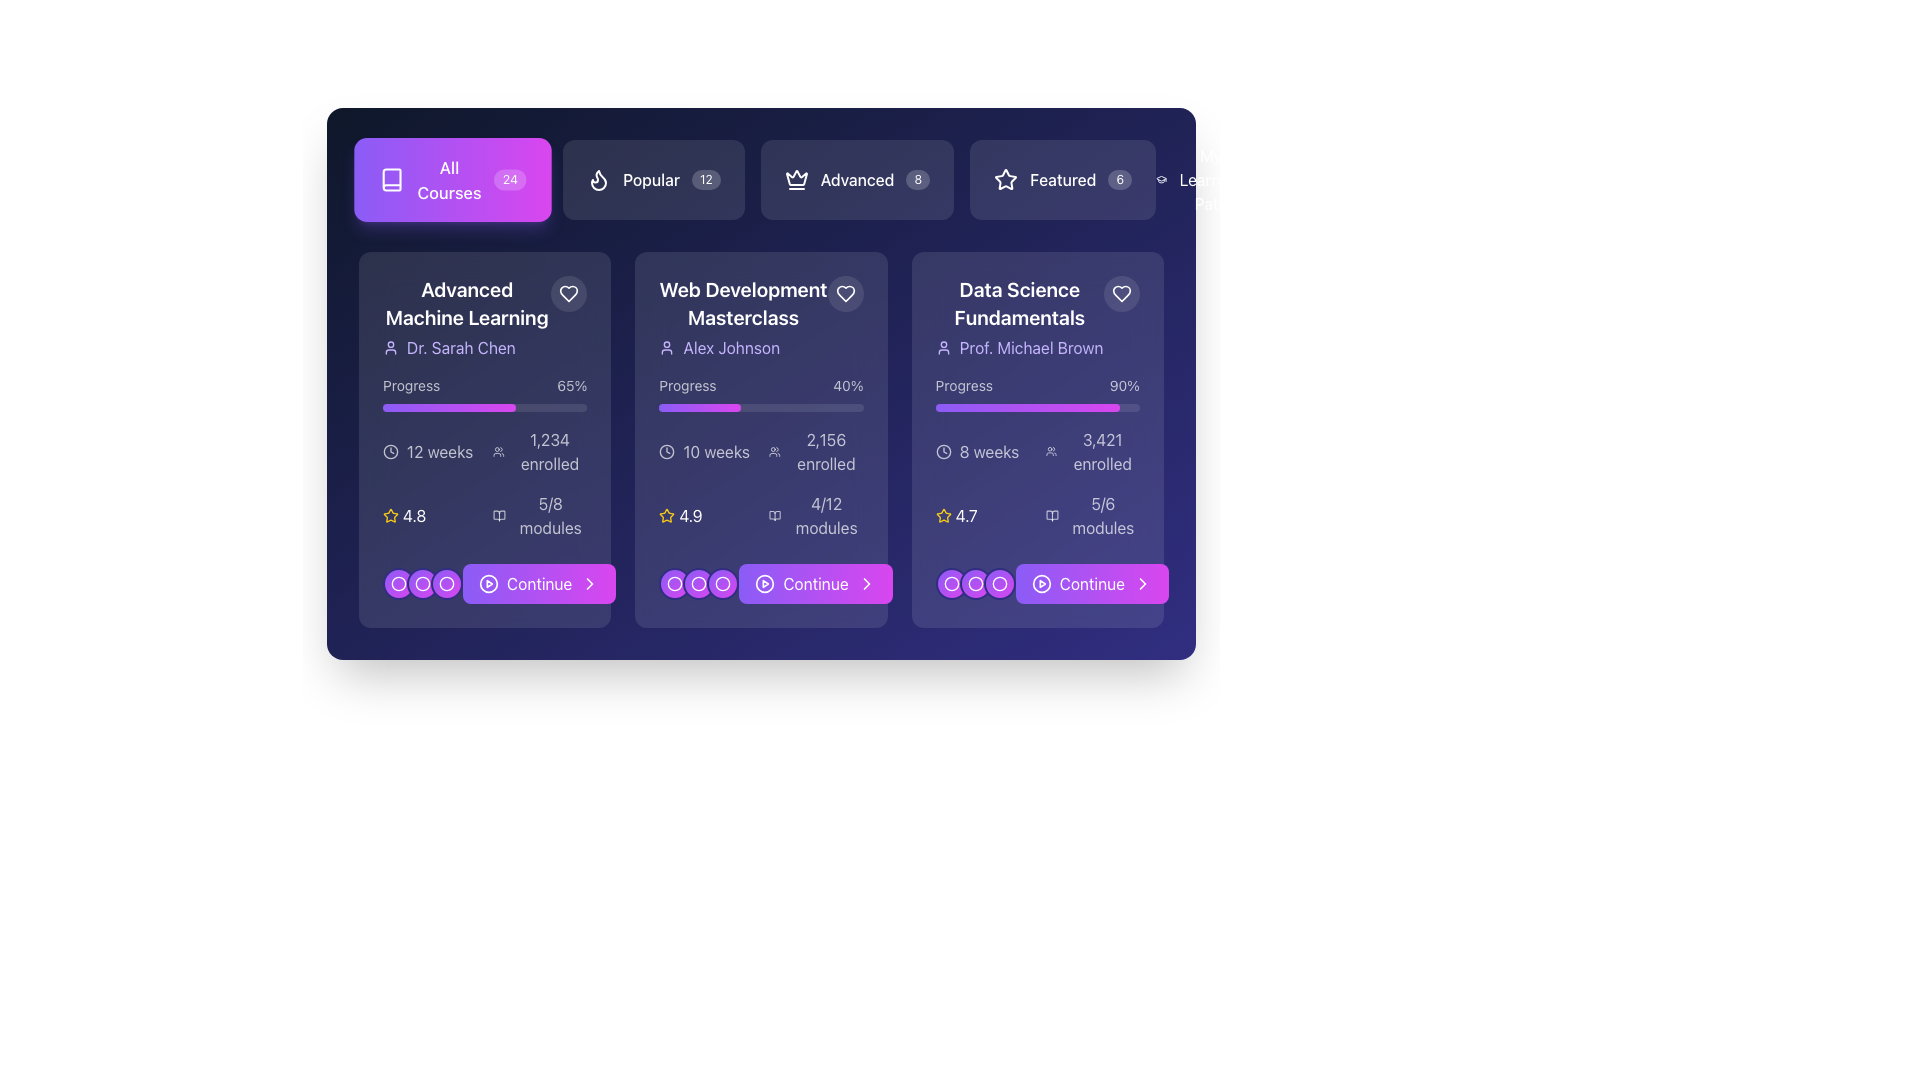  Describe the element at coordinates (982, 515) in the screenshot. I see `average rating value displayed in the Rating display for the 'Data Science Fundamentals' course, located at the bottom center of the course card, beneath enrollment and duration information` at that location.